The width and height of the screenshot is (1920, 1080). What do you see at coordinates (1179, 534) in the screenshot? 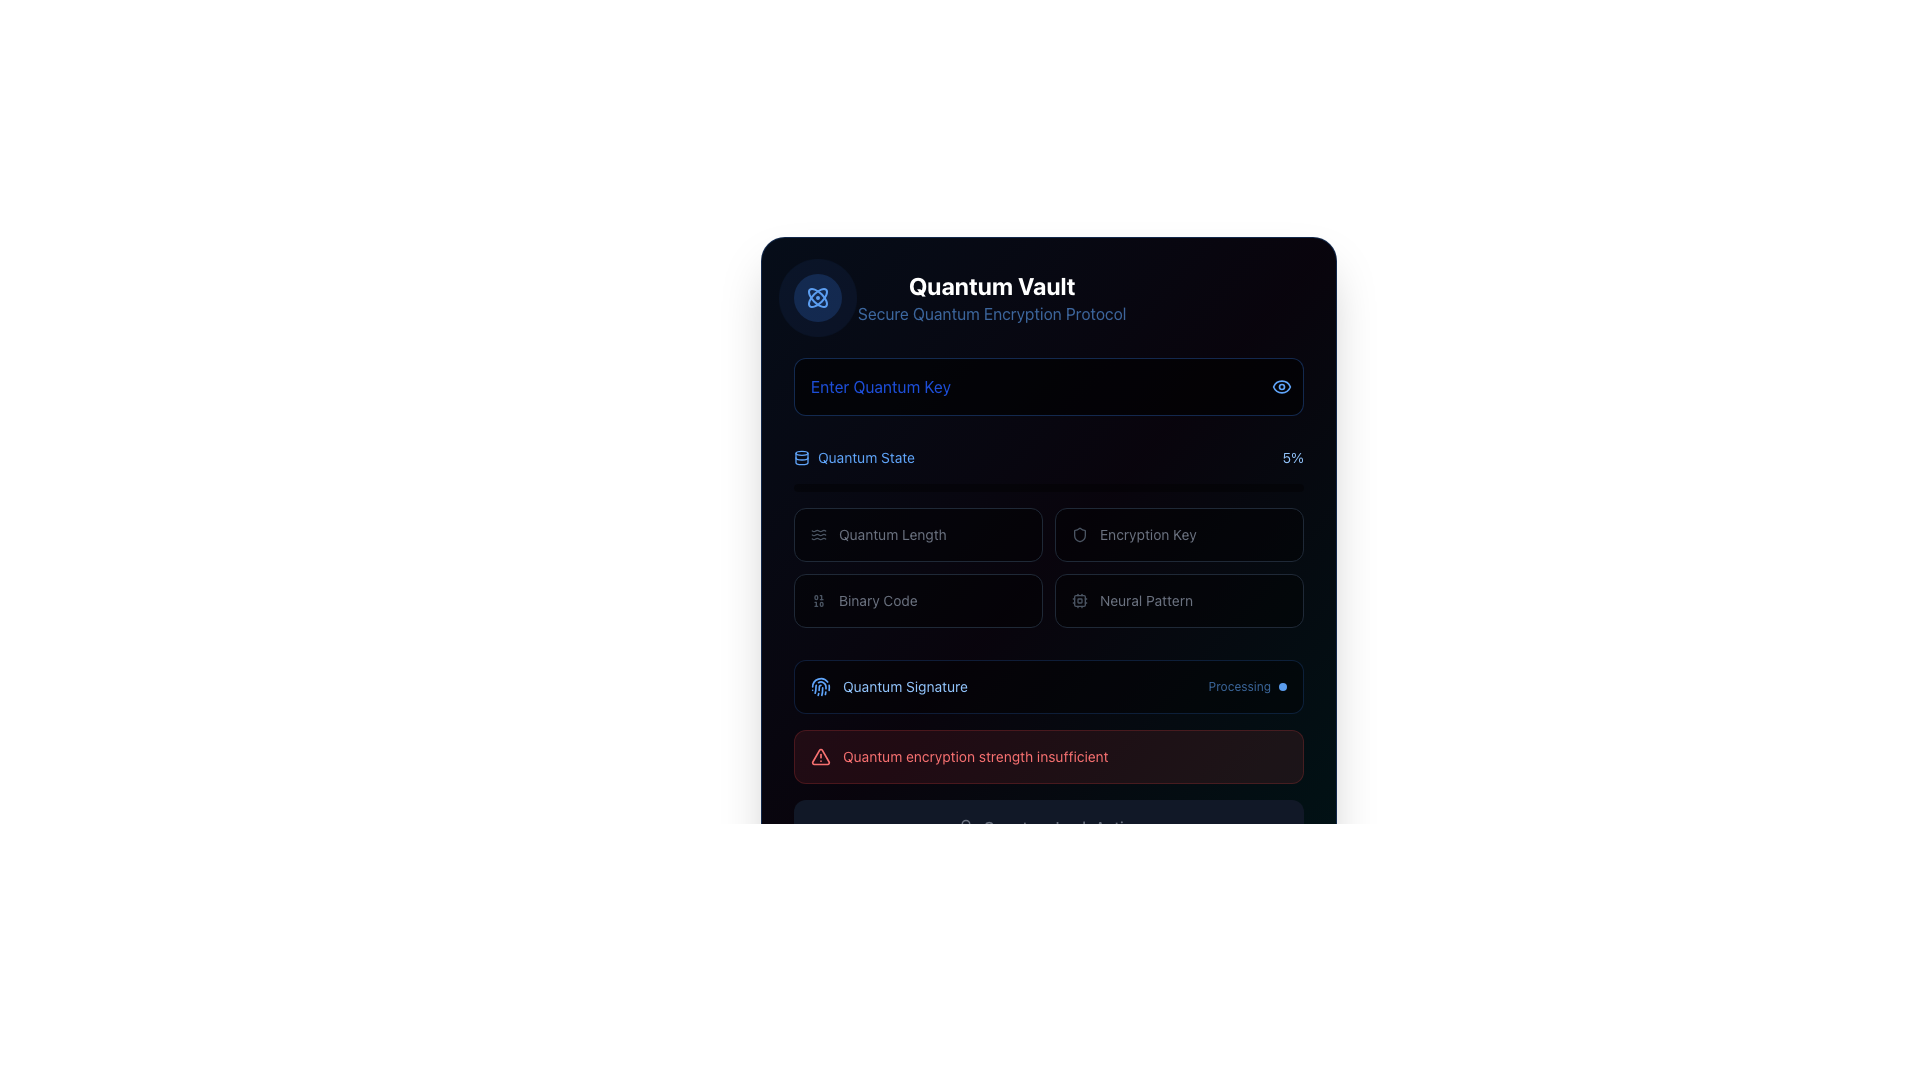
I see `the 'Encryption Key' selectable item or labeled button located in the first row, second column of the grid layout` at bounding box center [1179, 534].